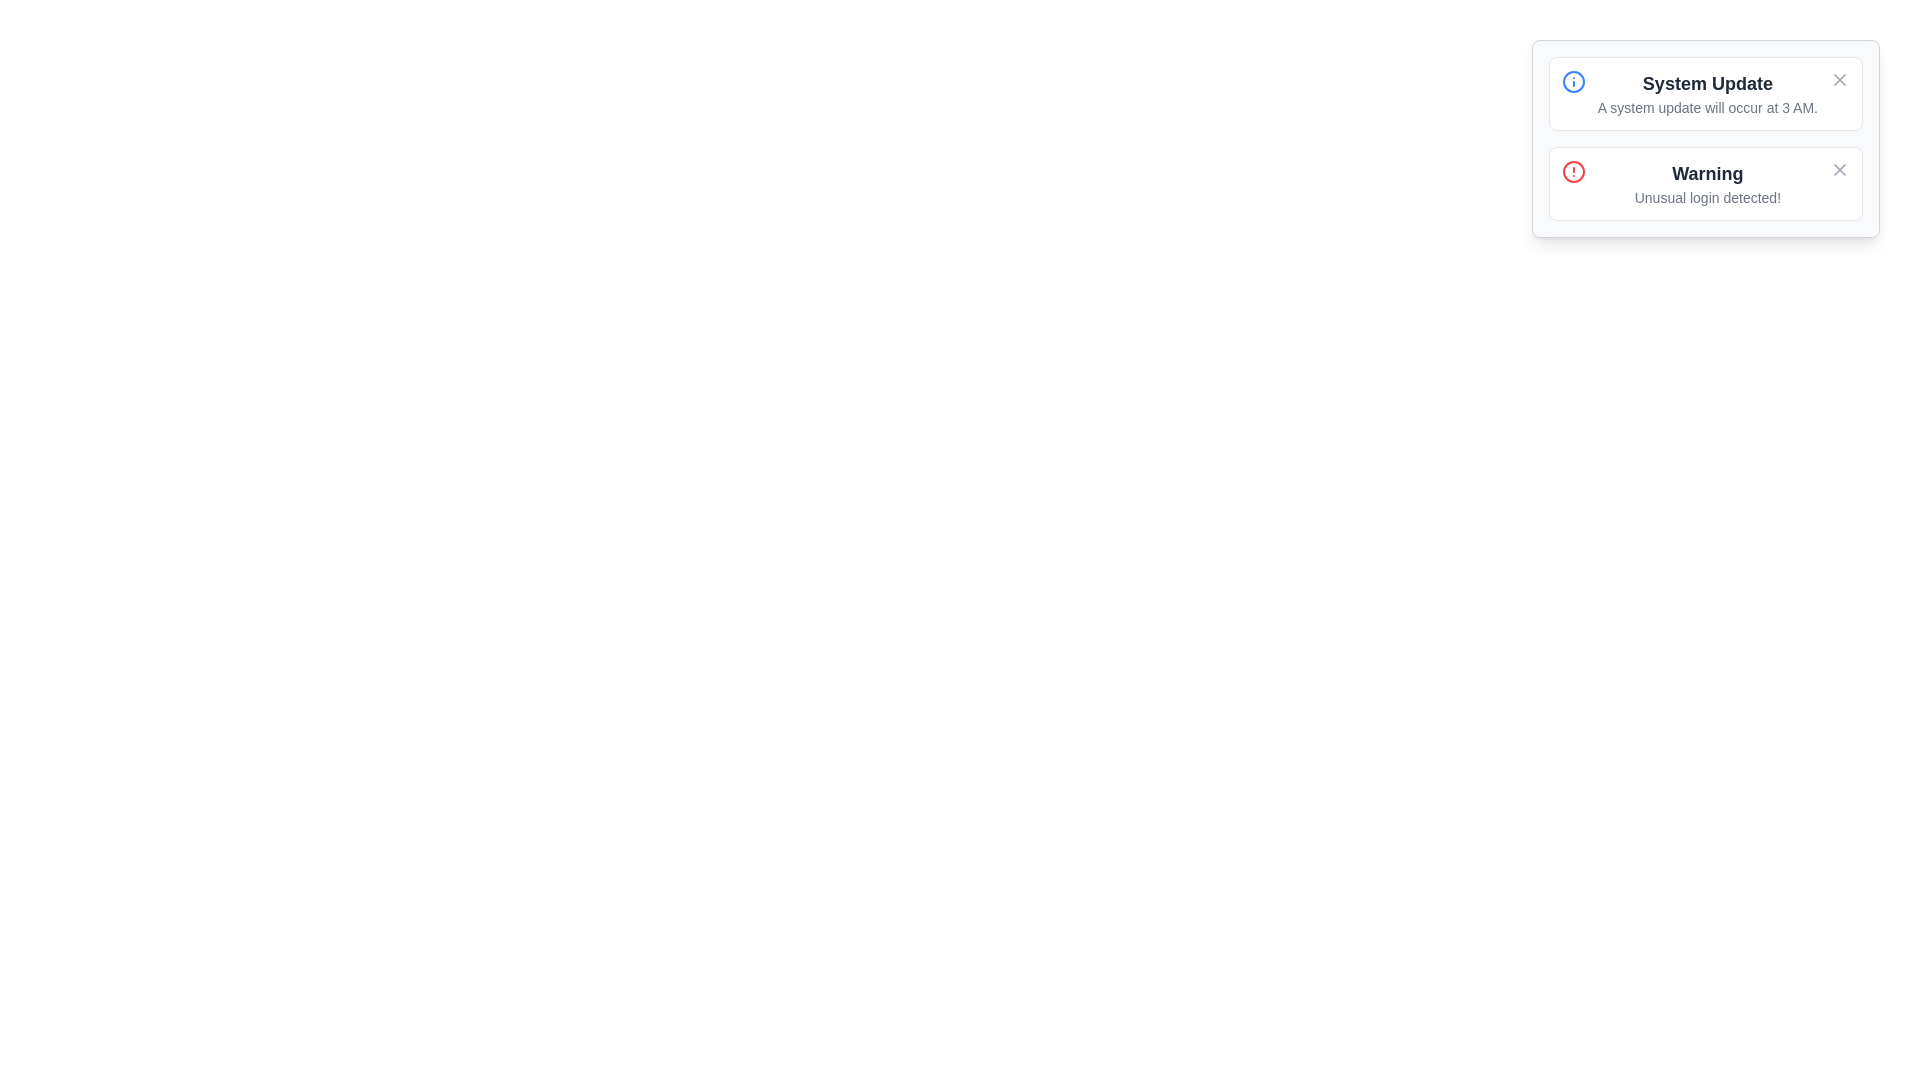  What do you see at coordinates (1572, 80) in the screenshot?
I see `central circular SVG graphic of the 'System Update' notification entry, which enhances the visual appeal of the icon` at bounding box center [1572, 80].